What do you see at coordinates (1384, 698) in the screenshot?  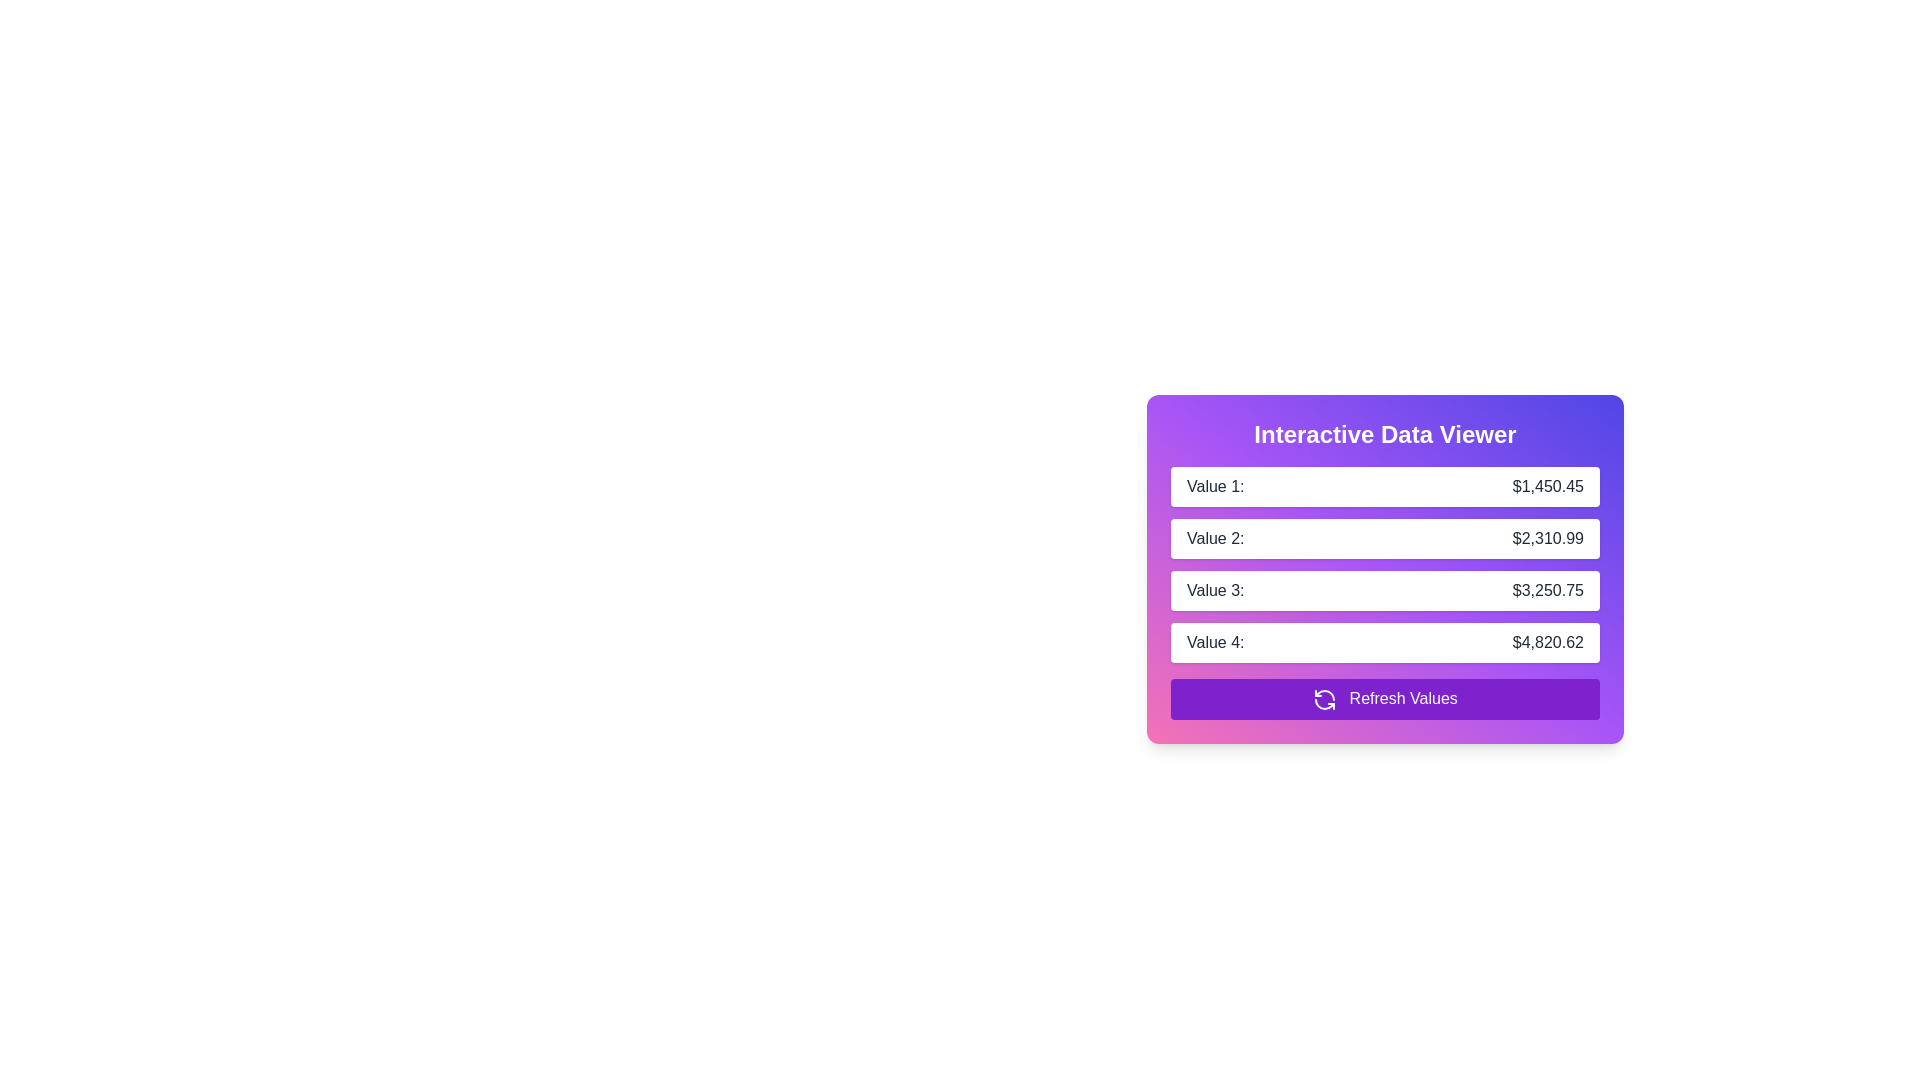 I see `the purple 'Refresh Values' button located at the bottom of the panel to observe the hover effect` at bounding box center [1384, 698].